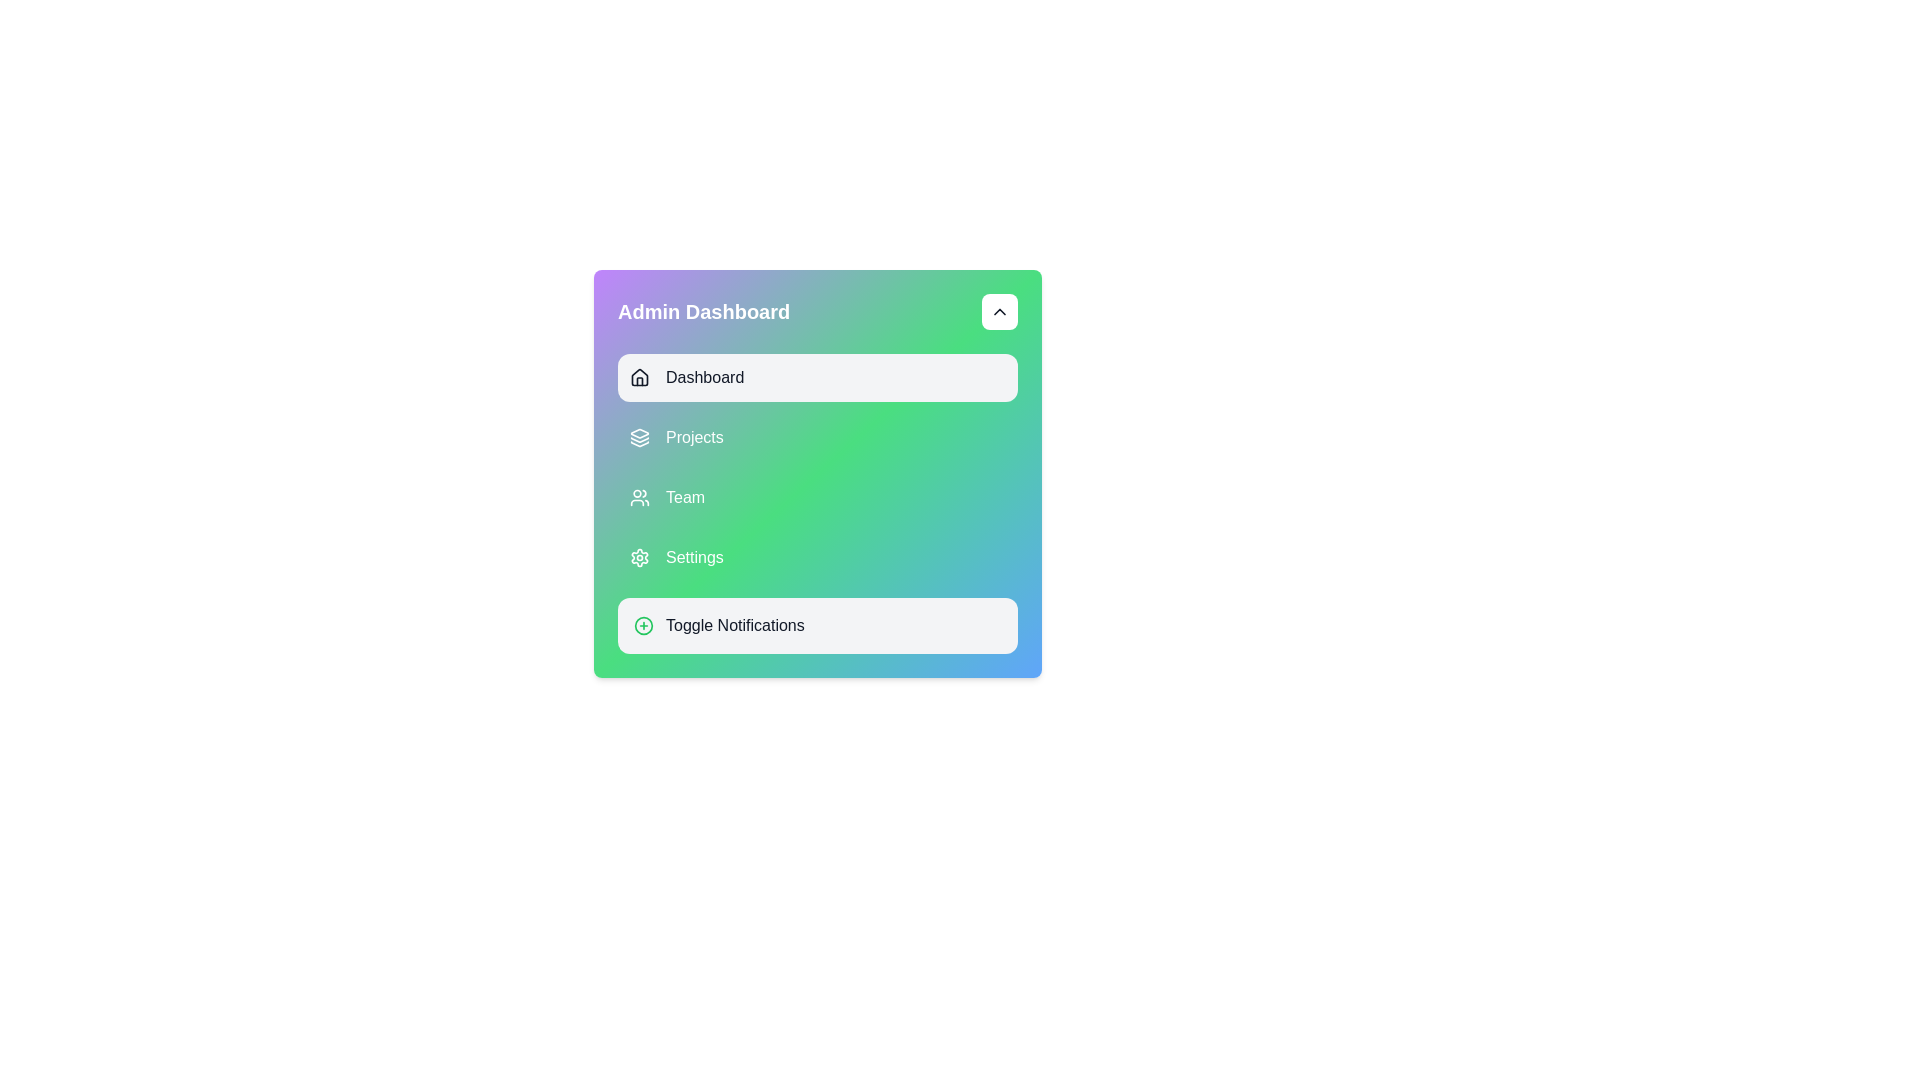 Image resolution: width=1920 pixels, height=1080 pixels. Describe the element at coordinates (817, 437) in the screenshot. I see `the second item in the vertical list of the side menu, which is labeled 'Projects' and has a green background` at that location.